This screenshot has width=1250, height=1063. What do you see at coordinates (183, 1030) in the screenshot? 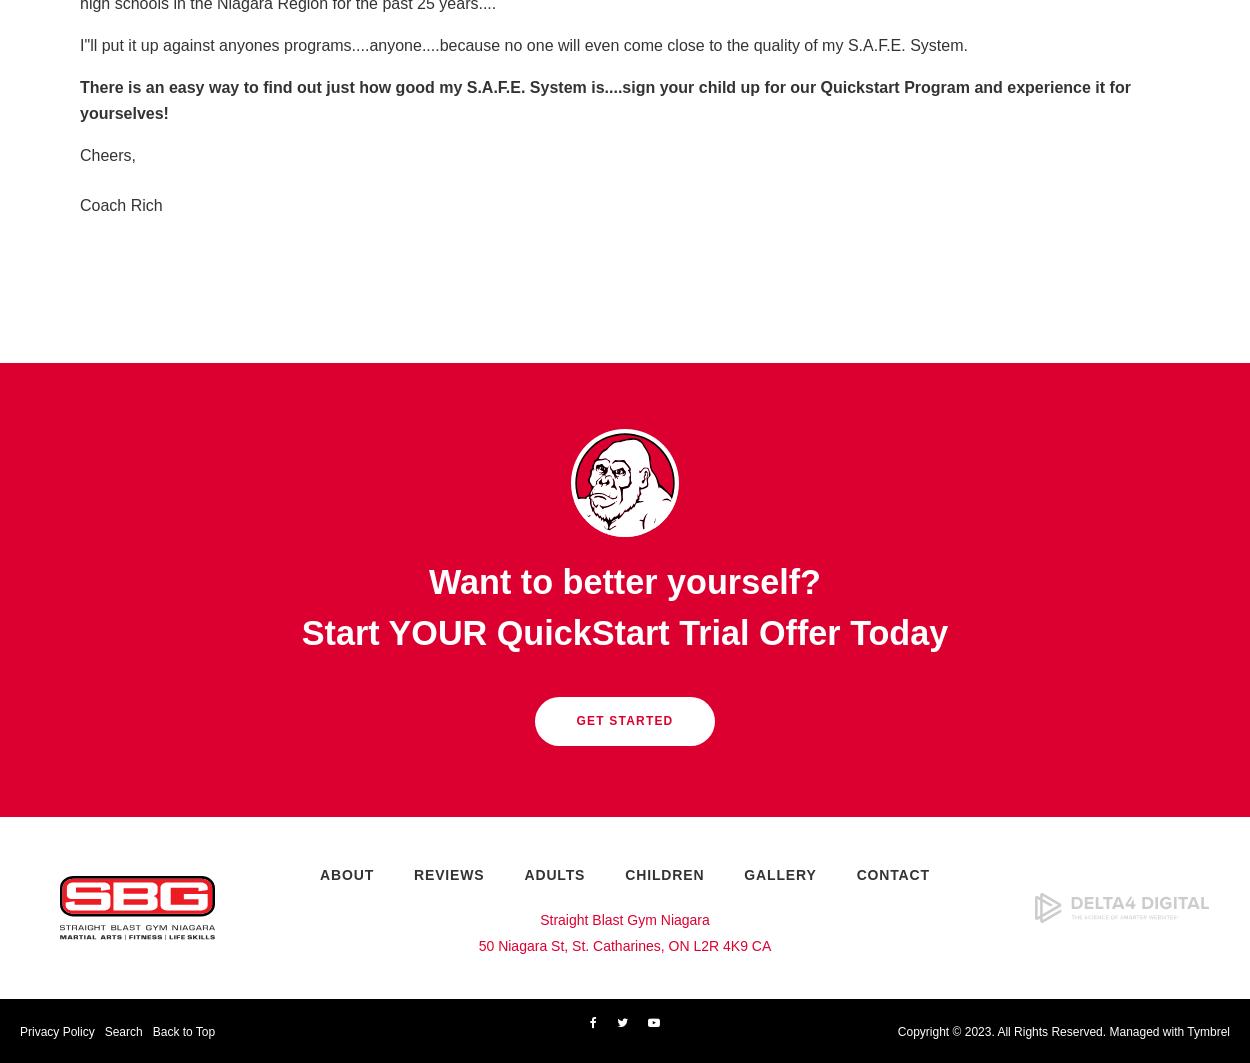
I see `'Back to Top'` at bounding box center [183, 1030].